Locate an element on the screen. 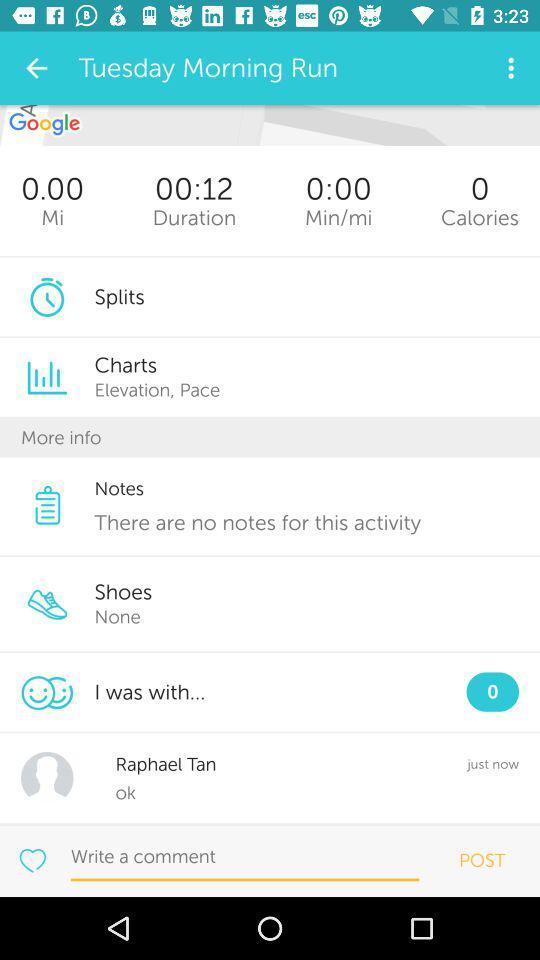  click your favourite option is located at coordinates (31, 859).